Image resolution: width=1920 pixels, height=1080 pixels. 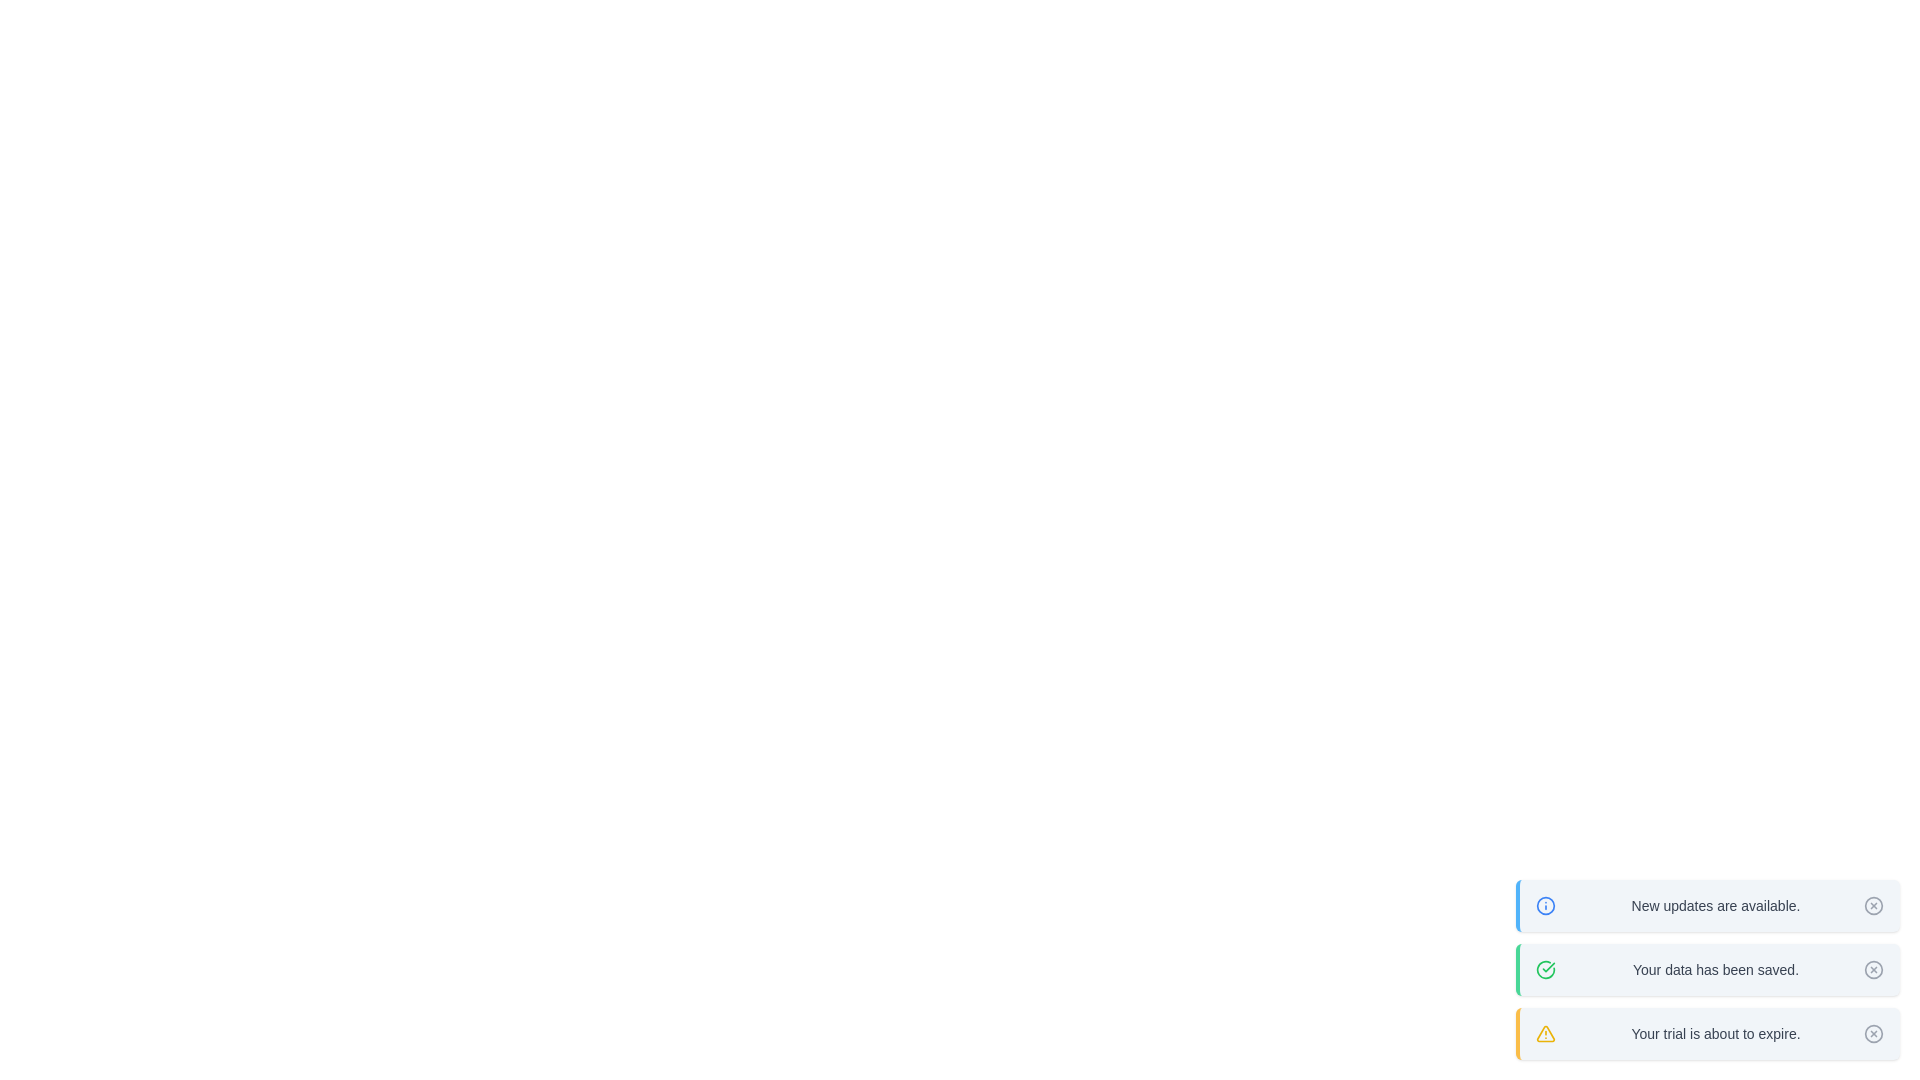 What do you see at coordinates (1544, 968) in the screenshot?
I see `the status indicator icon located within the alert box that displays the message 'Your data has been saved.' This icon is positioned to the left of the message, indicating a successful save operation` at bounding box center [1544, 968].